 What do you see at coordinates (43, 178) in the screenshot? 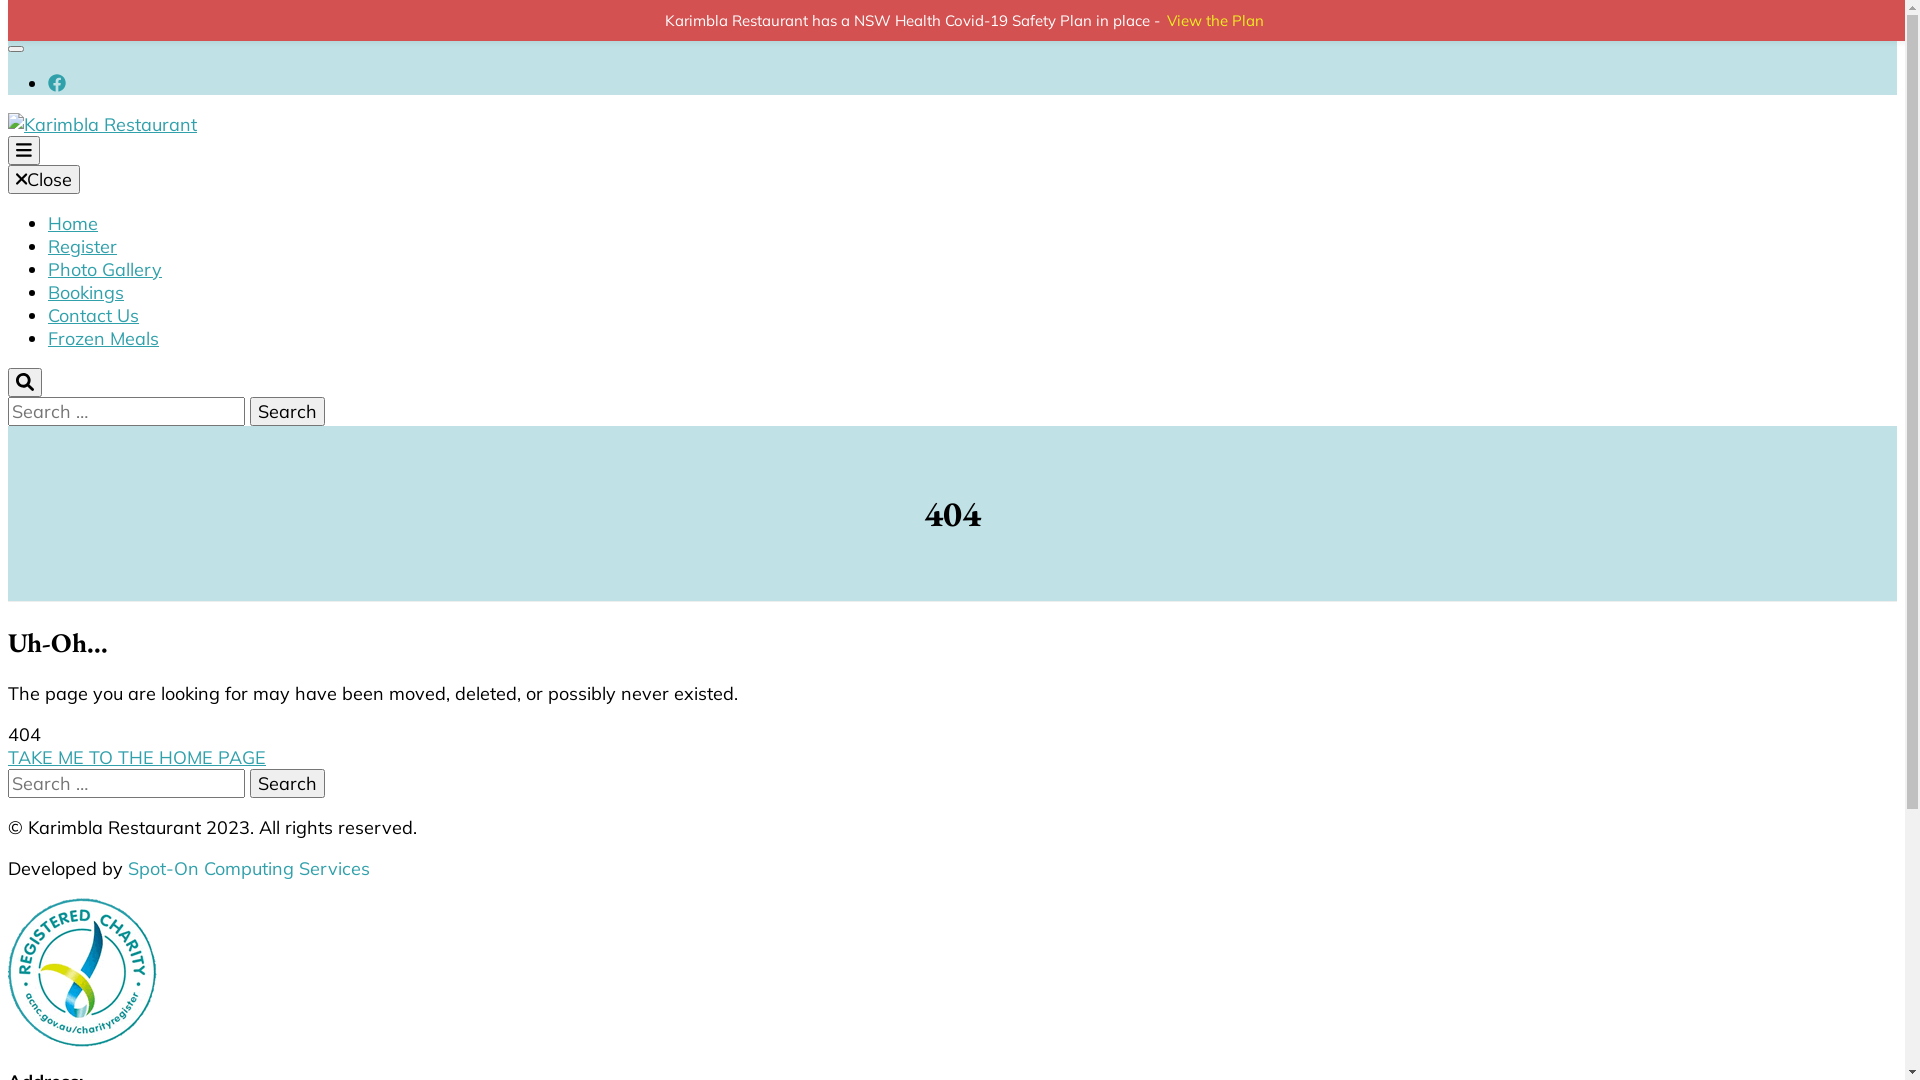
I see `'Close'` at bounding box center [43, 178].